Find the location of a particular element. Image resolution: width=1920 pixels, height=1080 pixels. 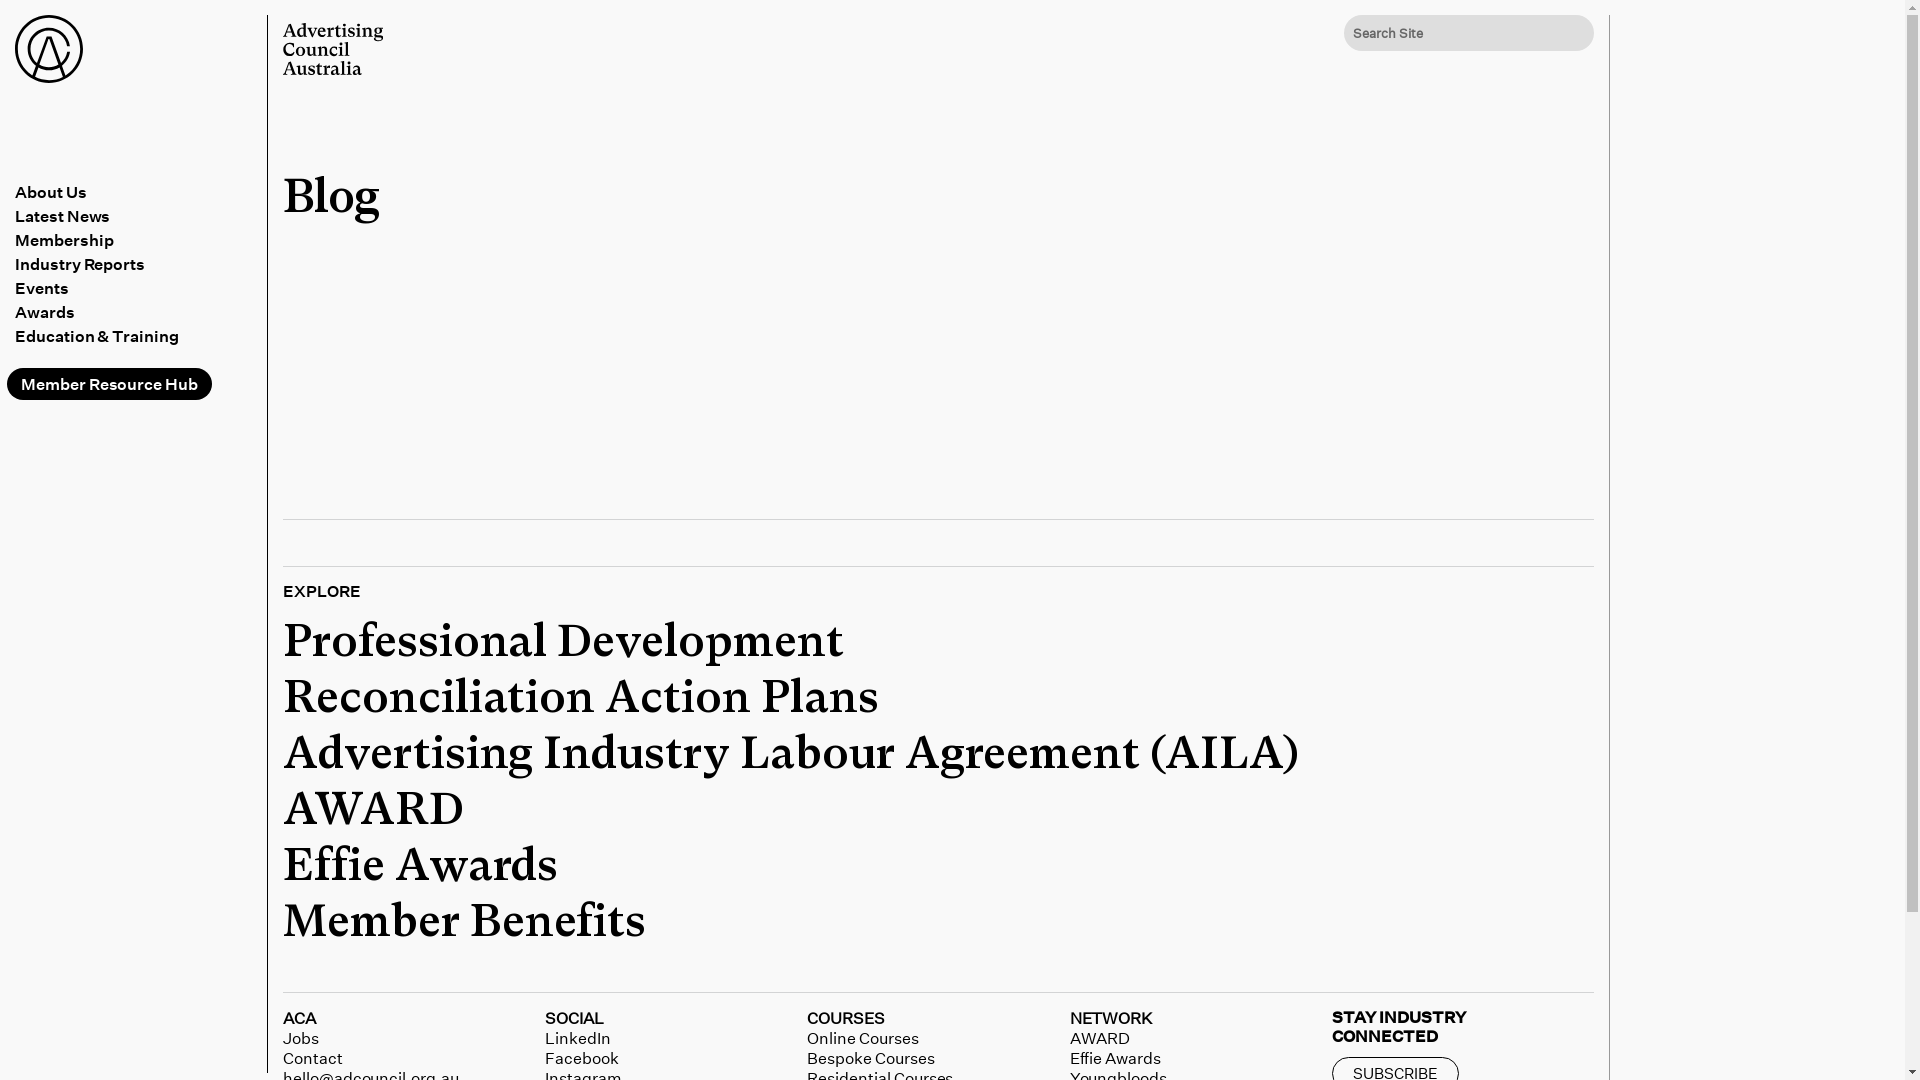

'Education & Training' is located at coordinates (136, 334).